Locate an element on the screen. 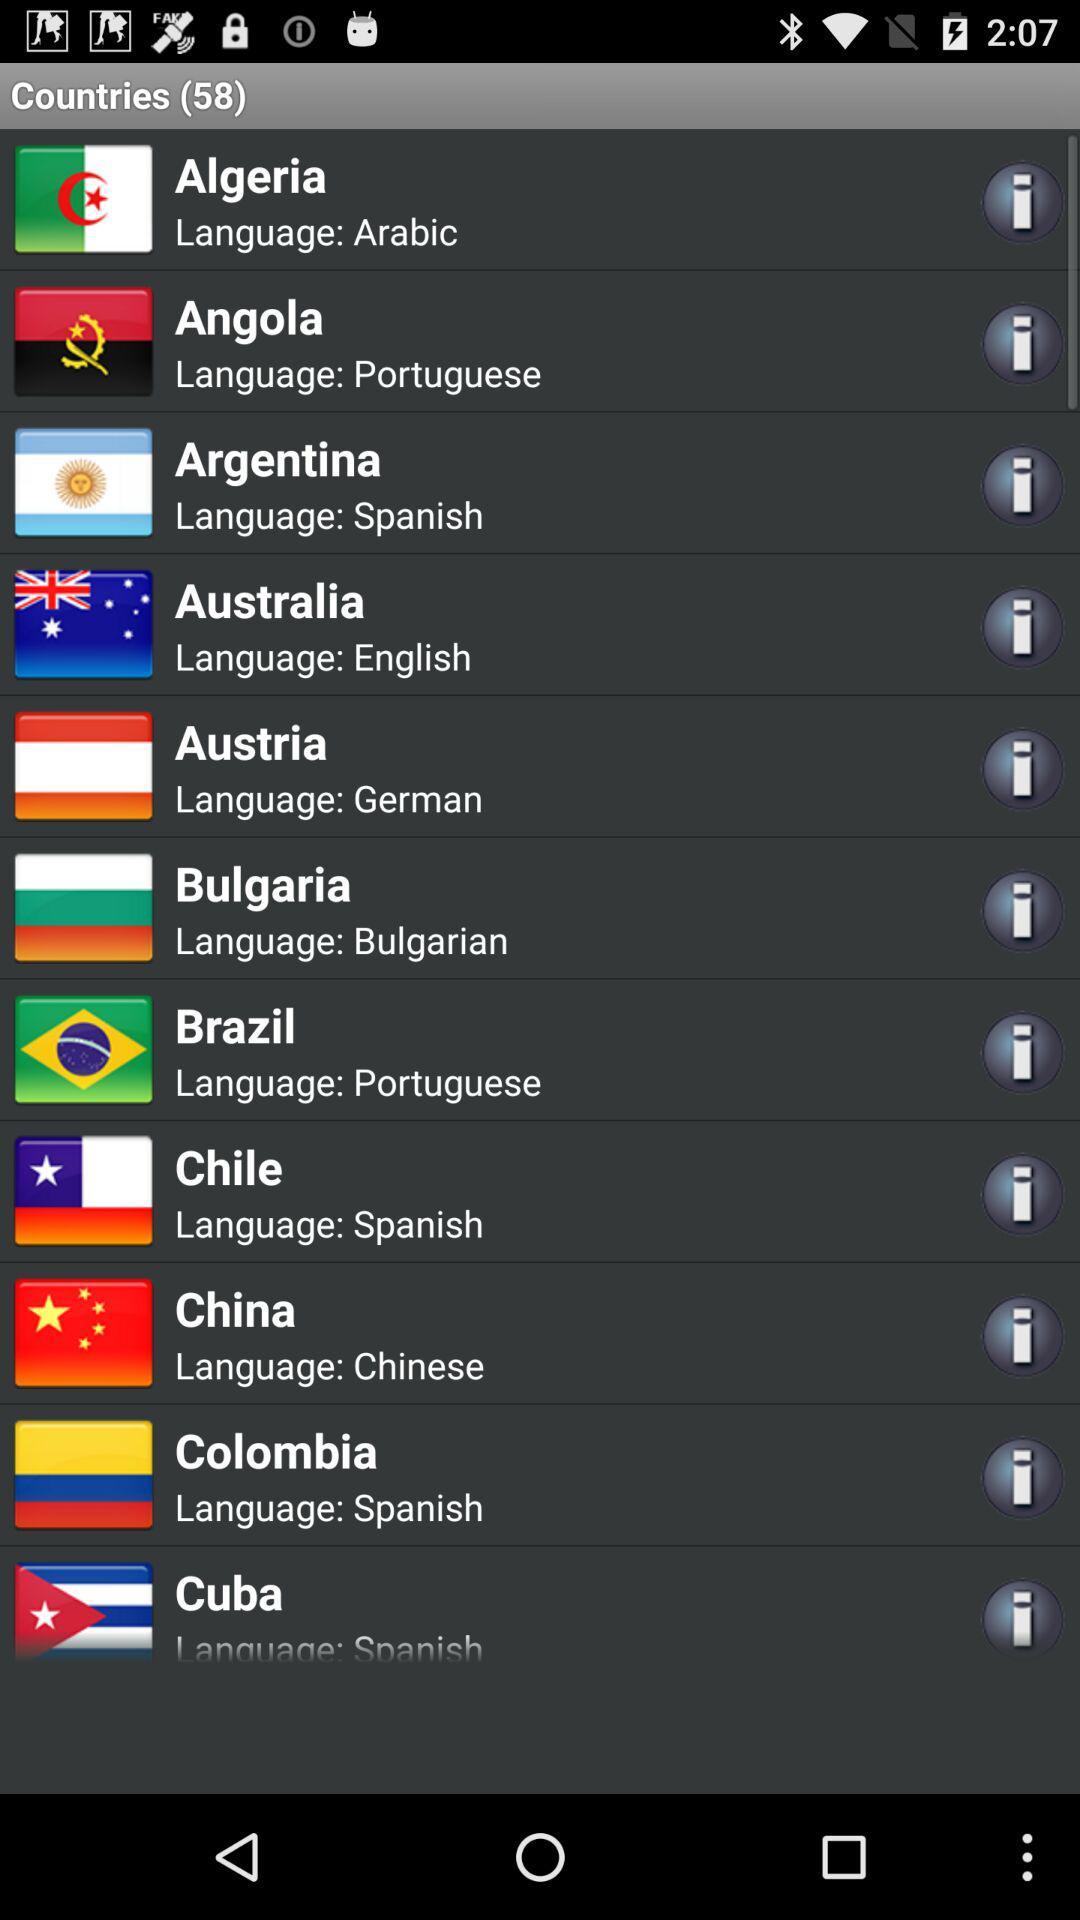 This screenshot has height=1920, width=1080. chinese is located at coordinates (417, 1363).